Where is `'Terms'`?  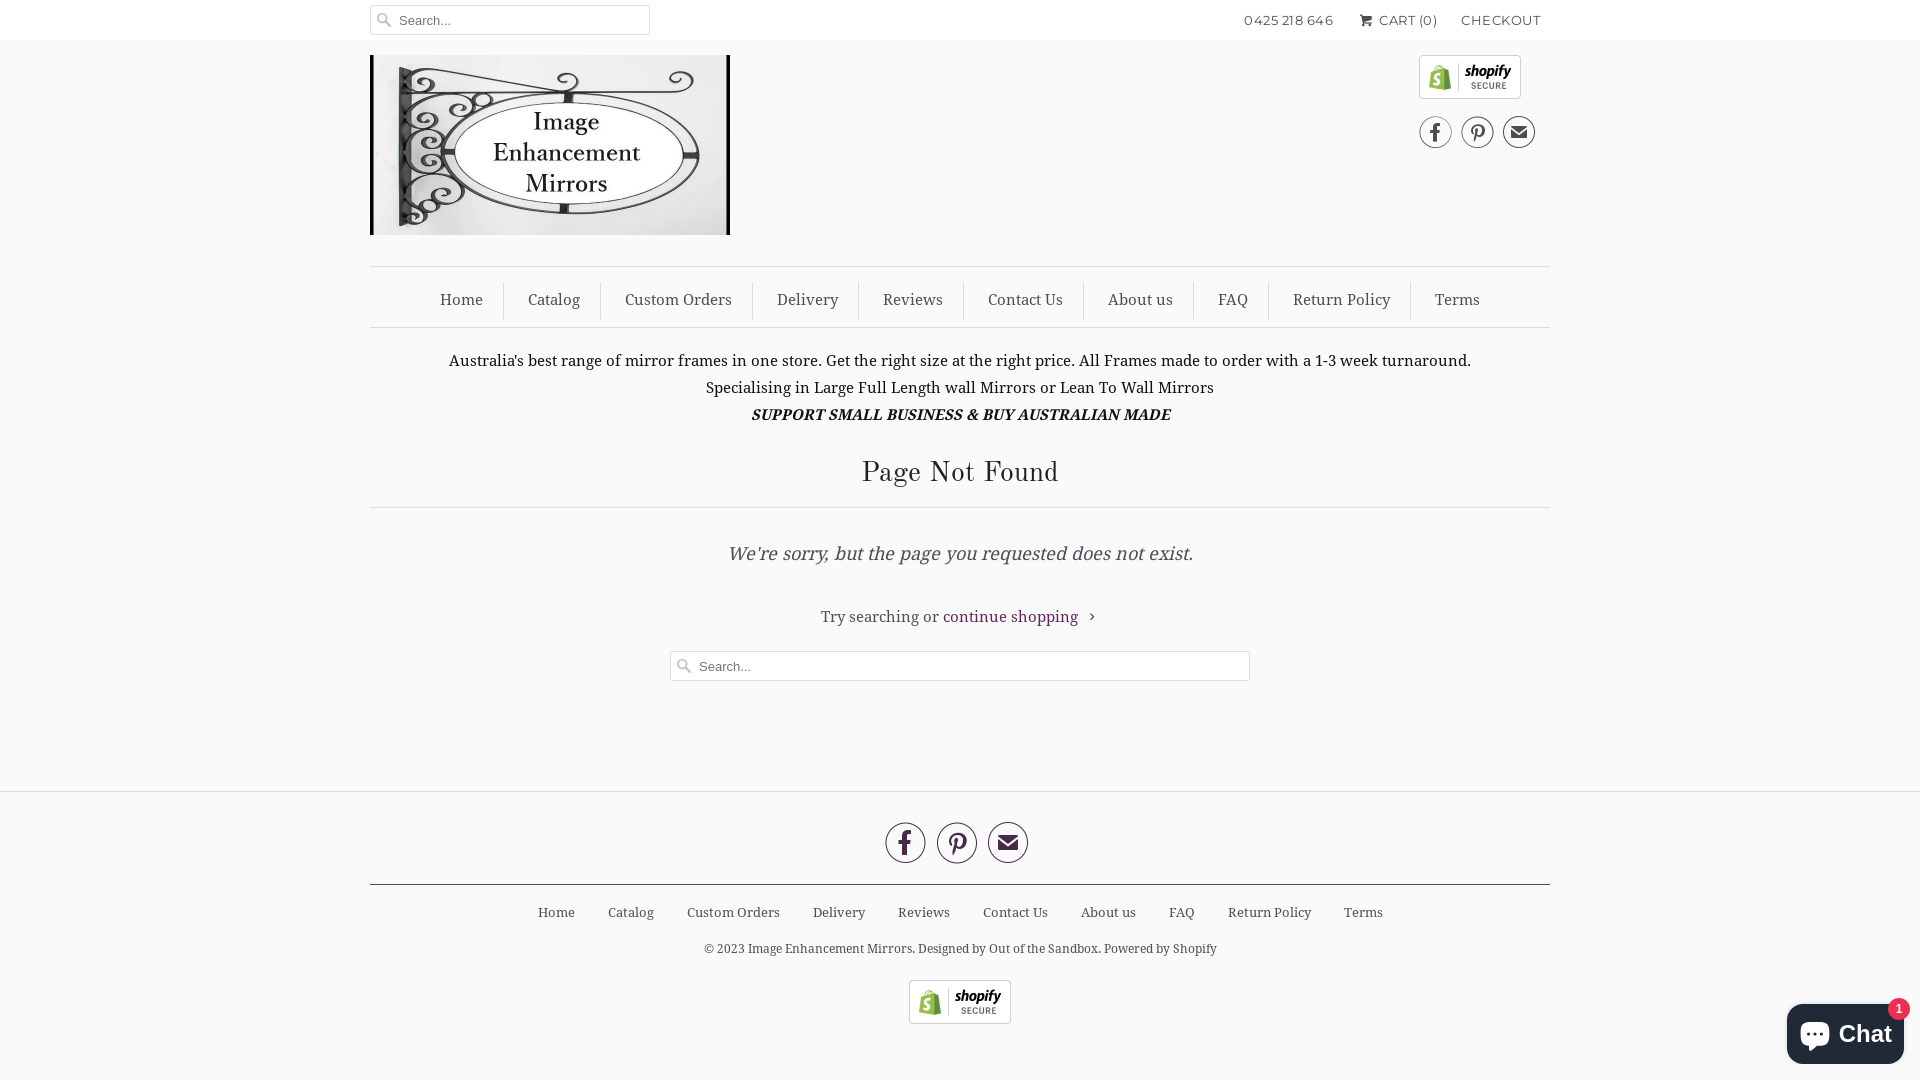
'Terms' is located at coordinates (1362, 912).